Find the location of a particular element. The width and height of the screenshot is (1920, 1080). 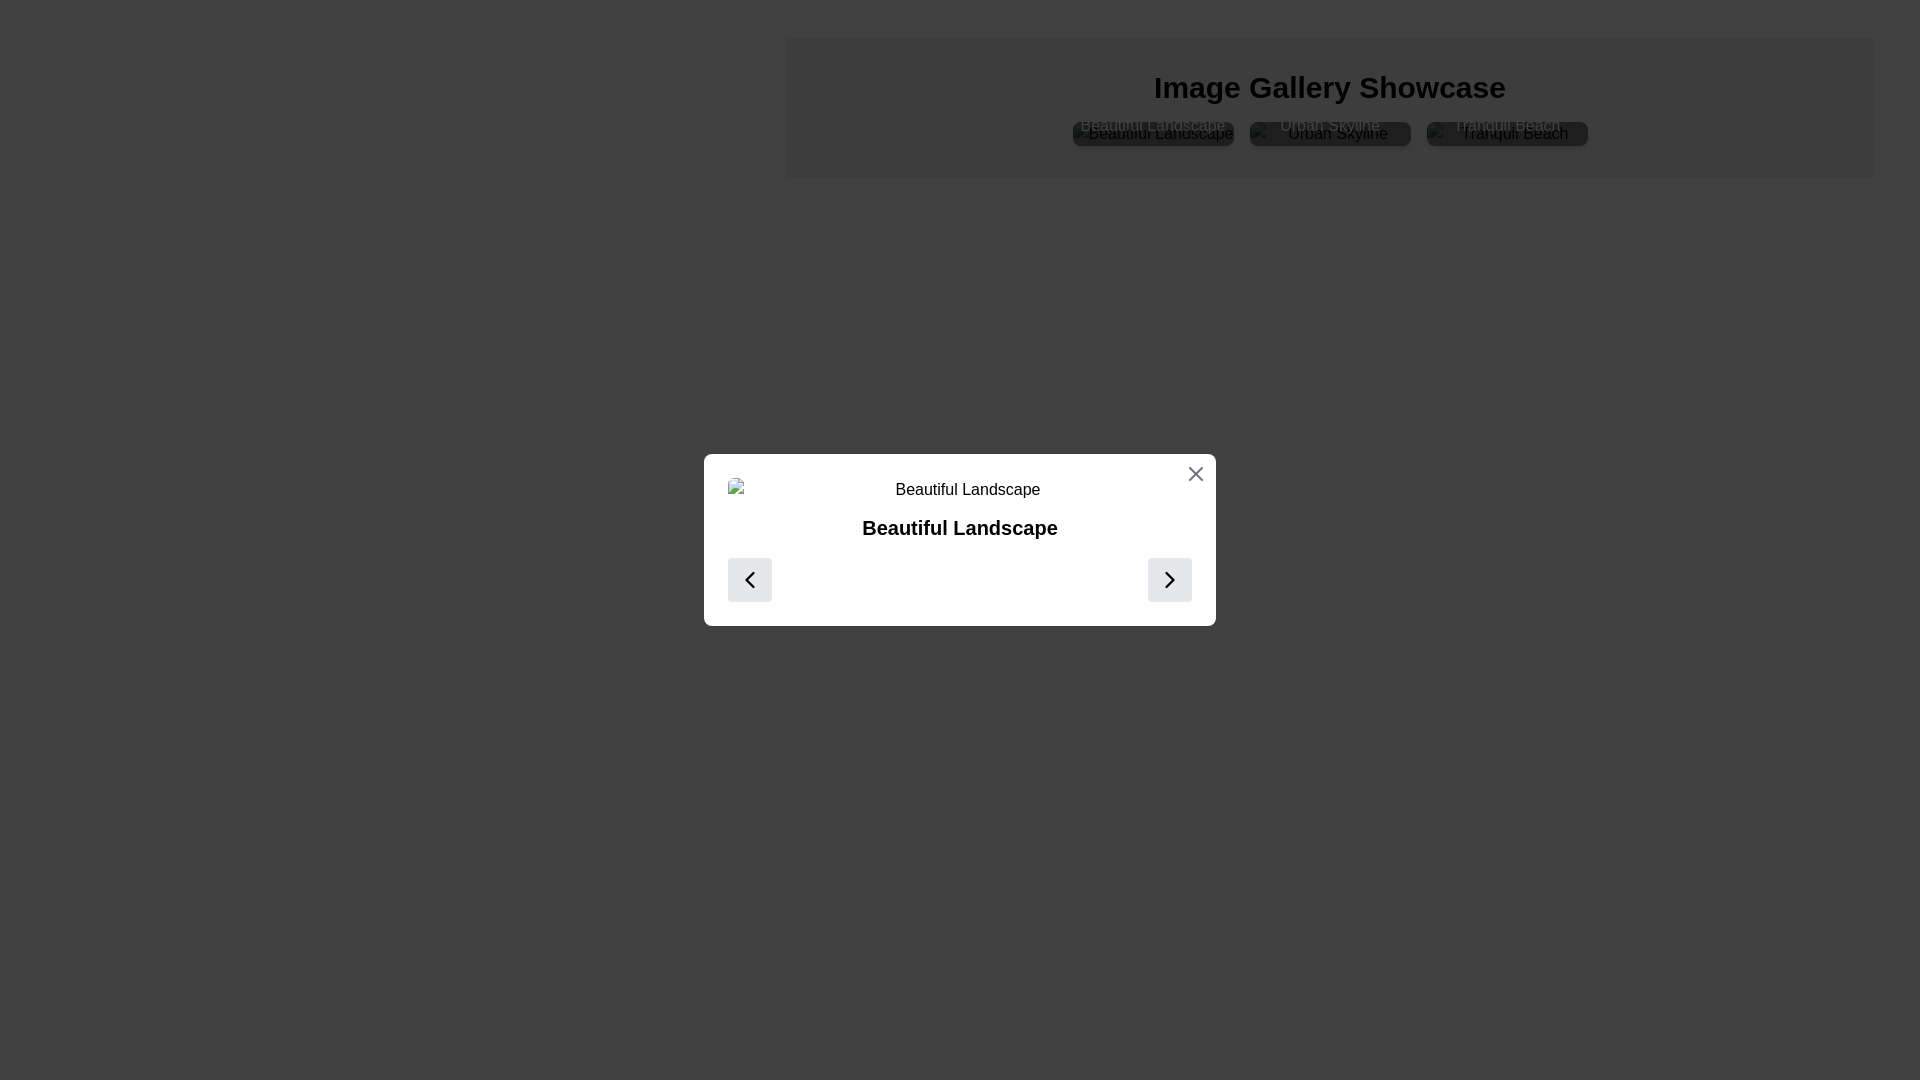

the first interactive image card in the gallery is located at coordinates (1152, 134).